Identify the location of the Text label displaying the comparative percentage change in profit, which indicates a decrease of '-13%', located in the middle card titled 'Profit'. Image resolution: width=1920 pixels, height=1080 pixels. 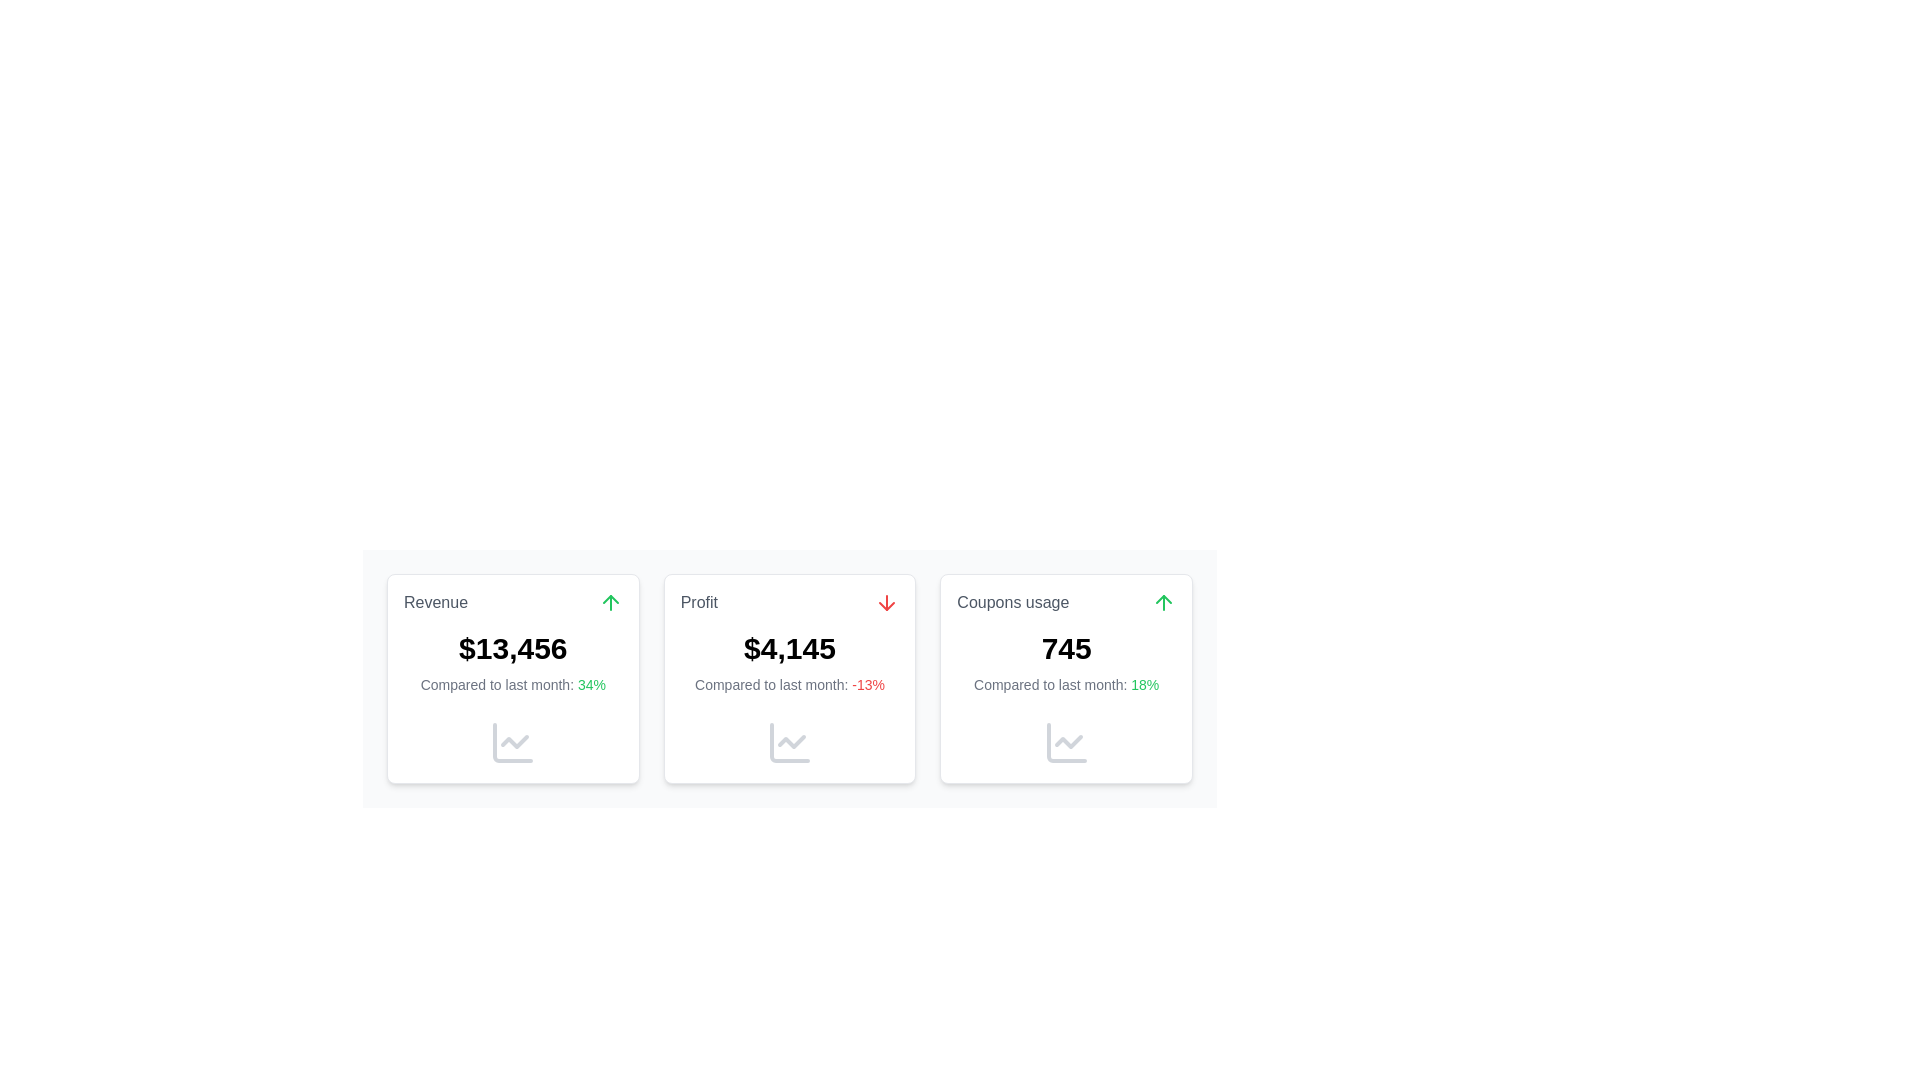
(788, 684).